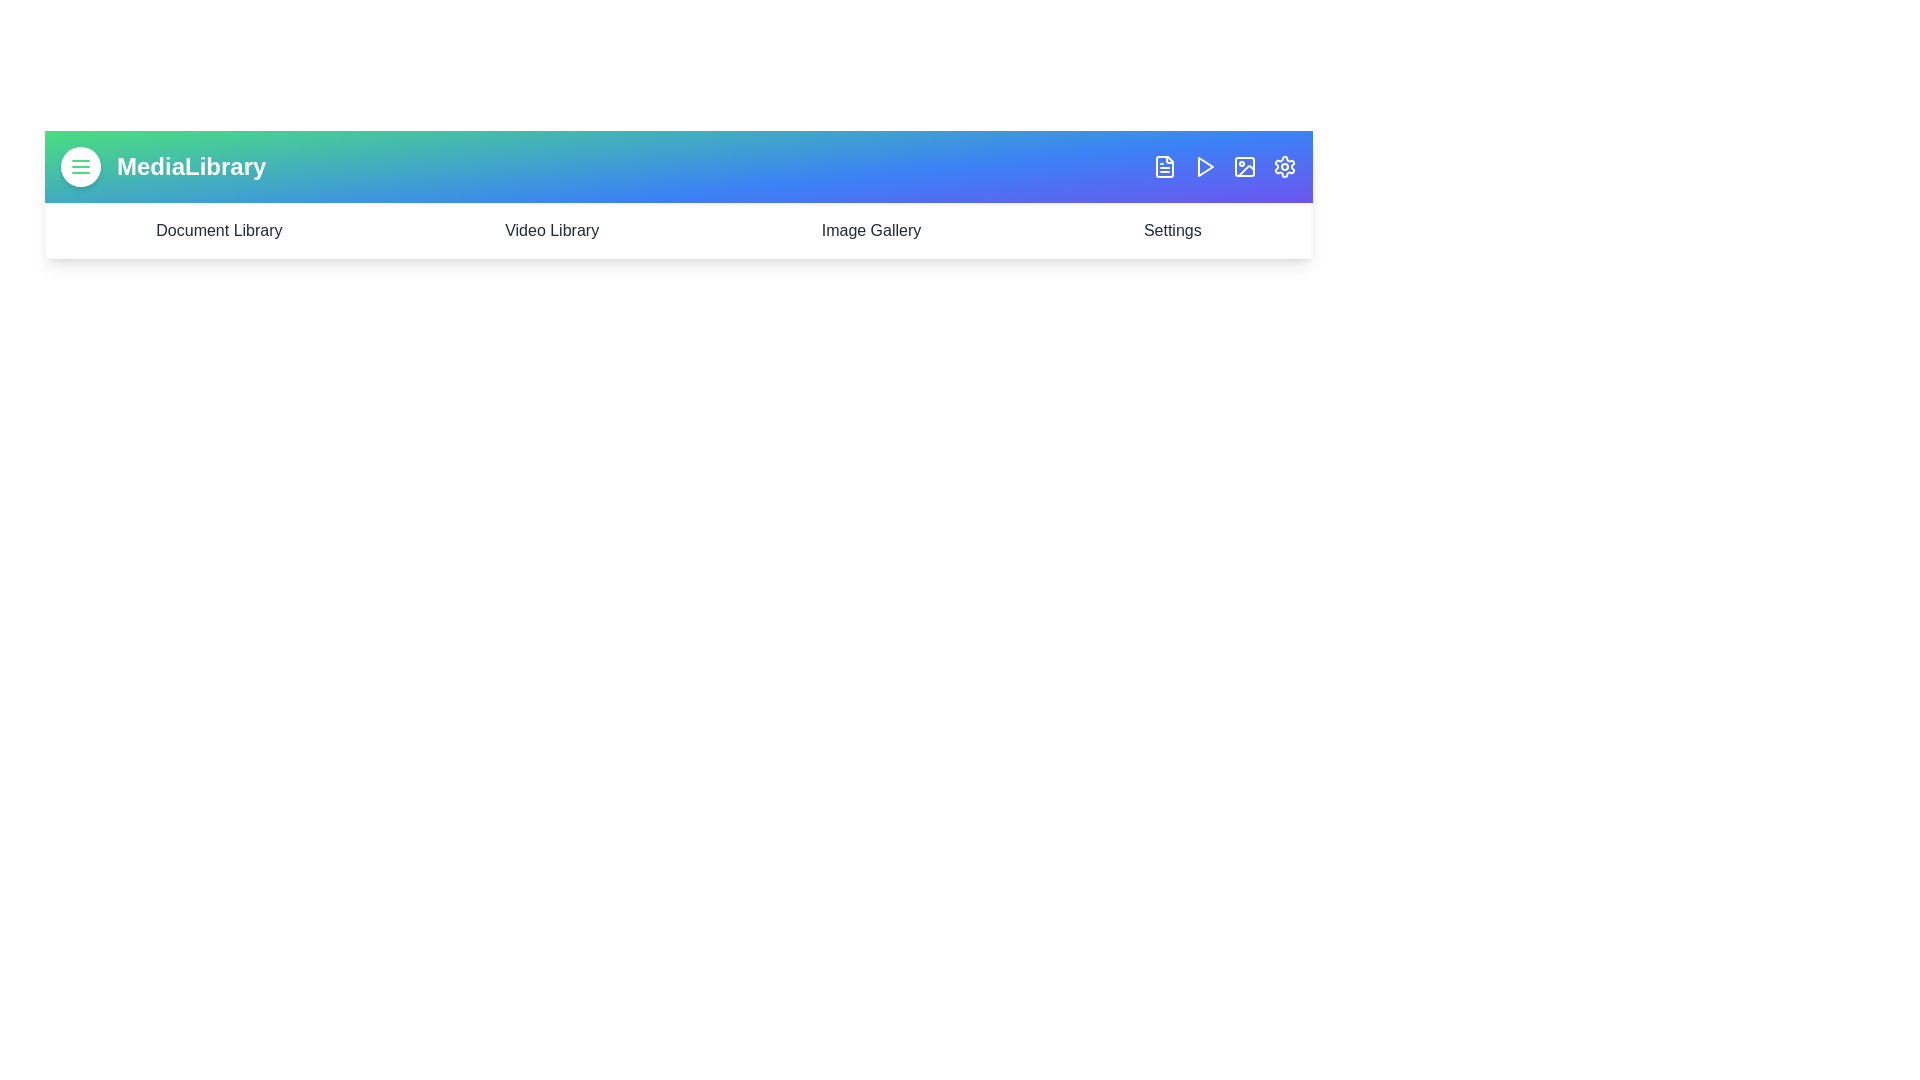  I want to click on the FileText icon to trigger its associated action, so click(1165, 165).